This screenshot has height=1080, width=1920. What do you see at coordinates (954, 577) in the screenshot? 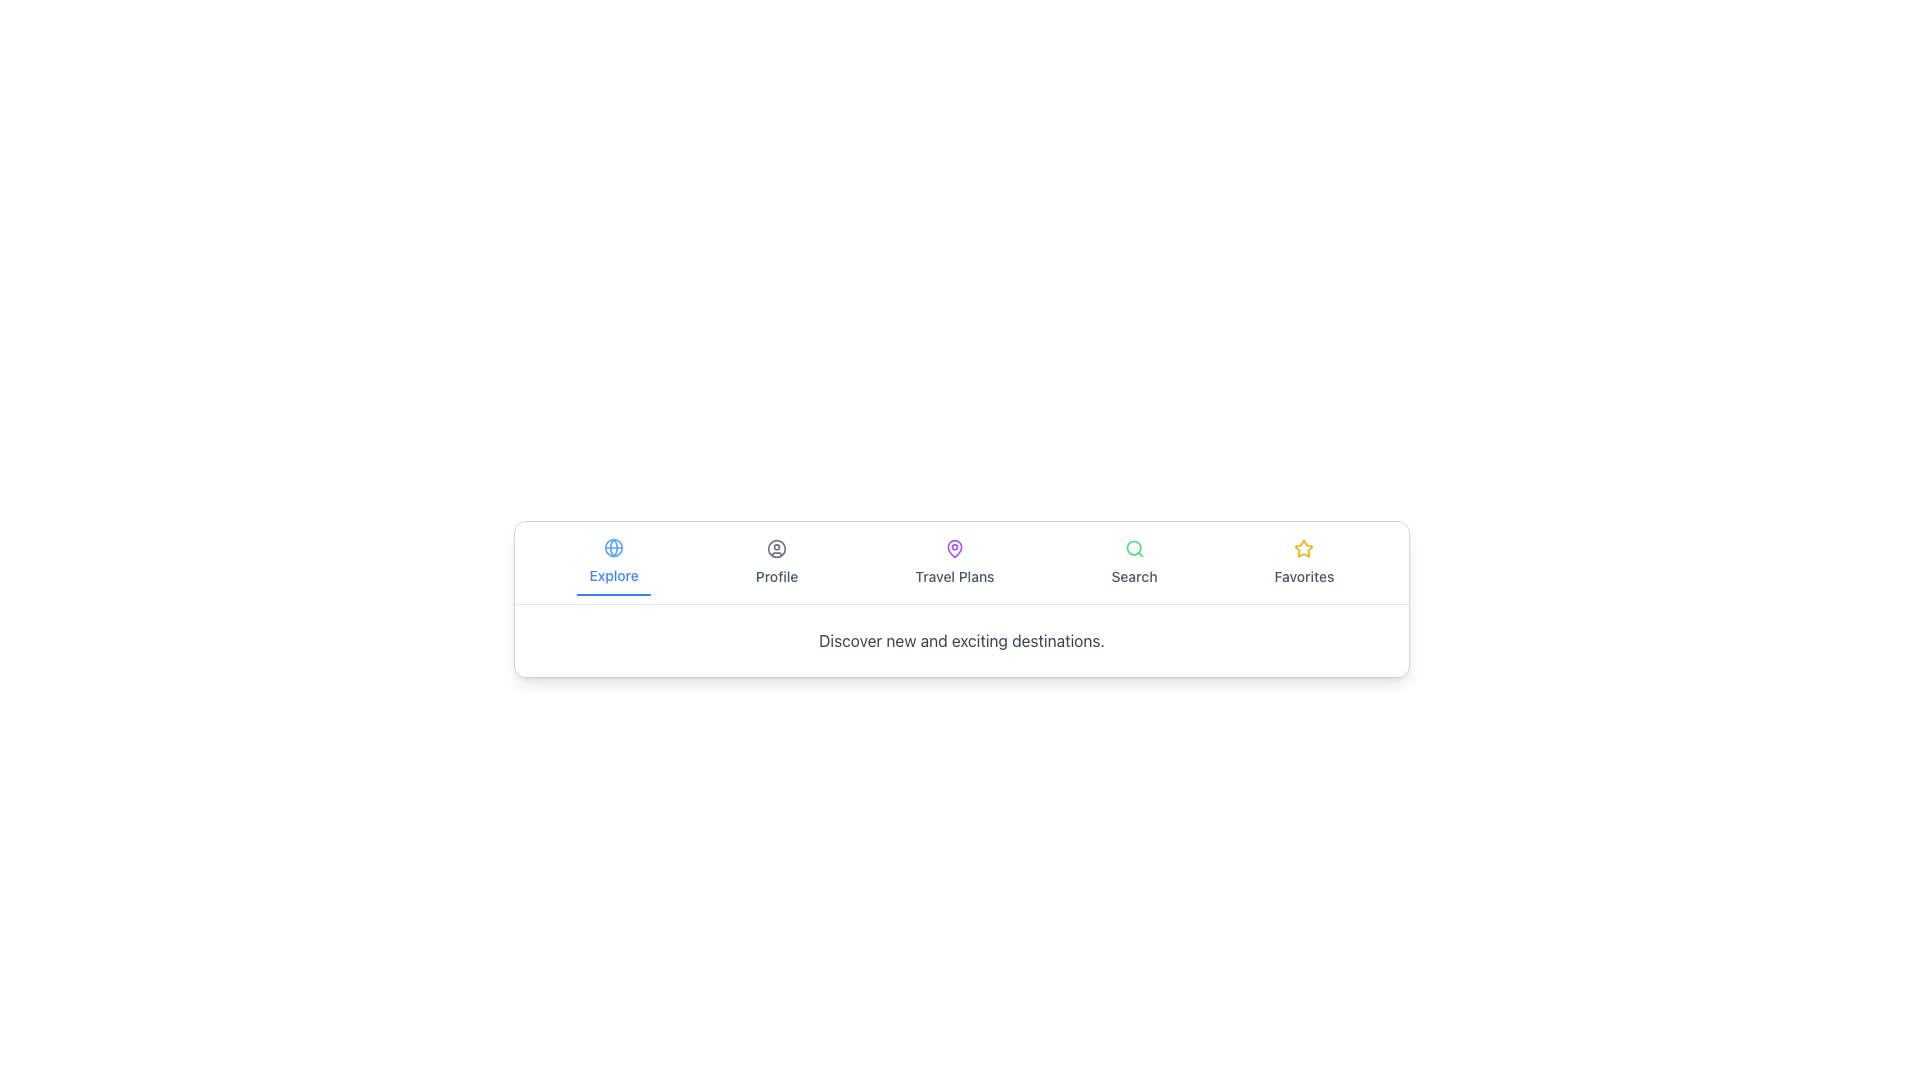
I see `the static text label reading 'Travel Plans' located below the purple map pin icon in the navigation bar` at bounding box center [954, 577].